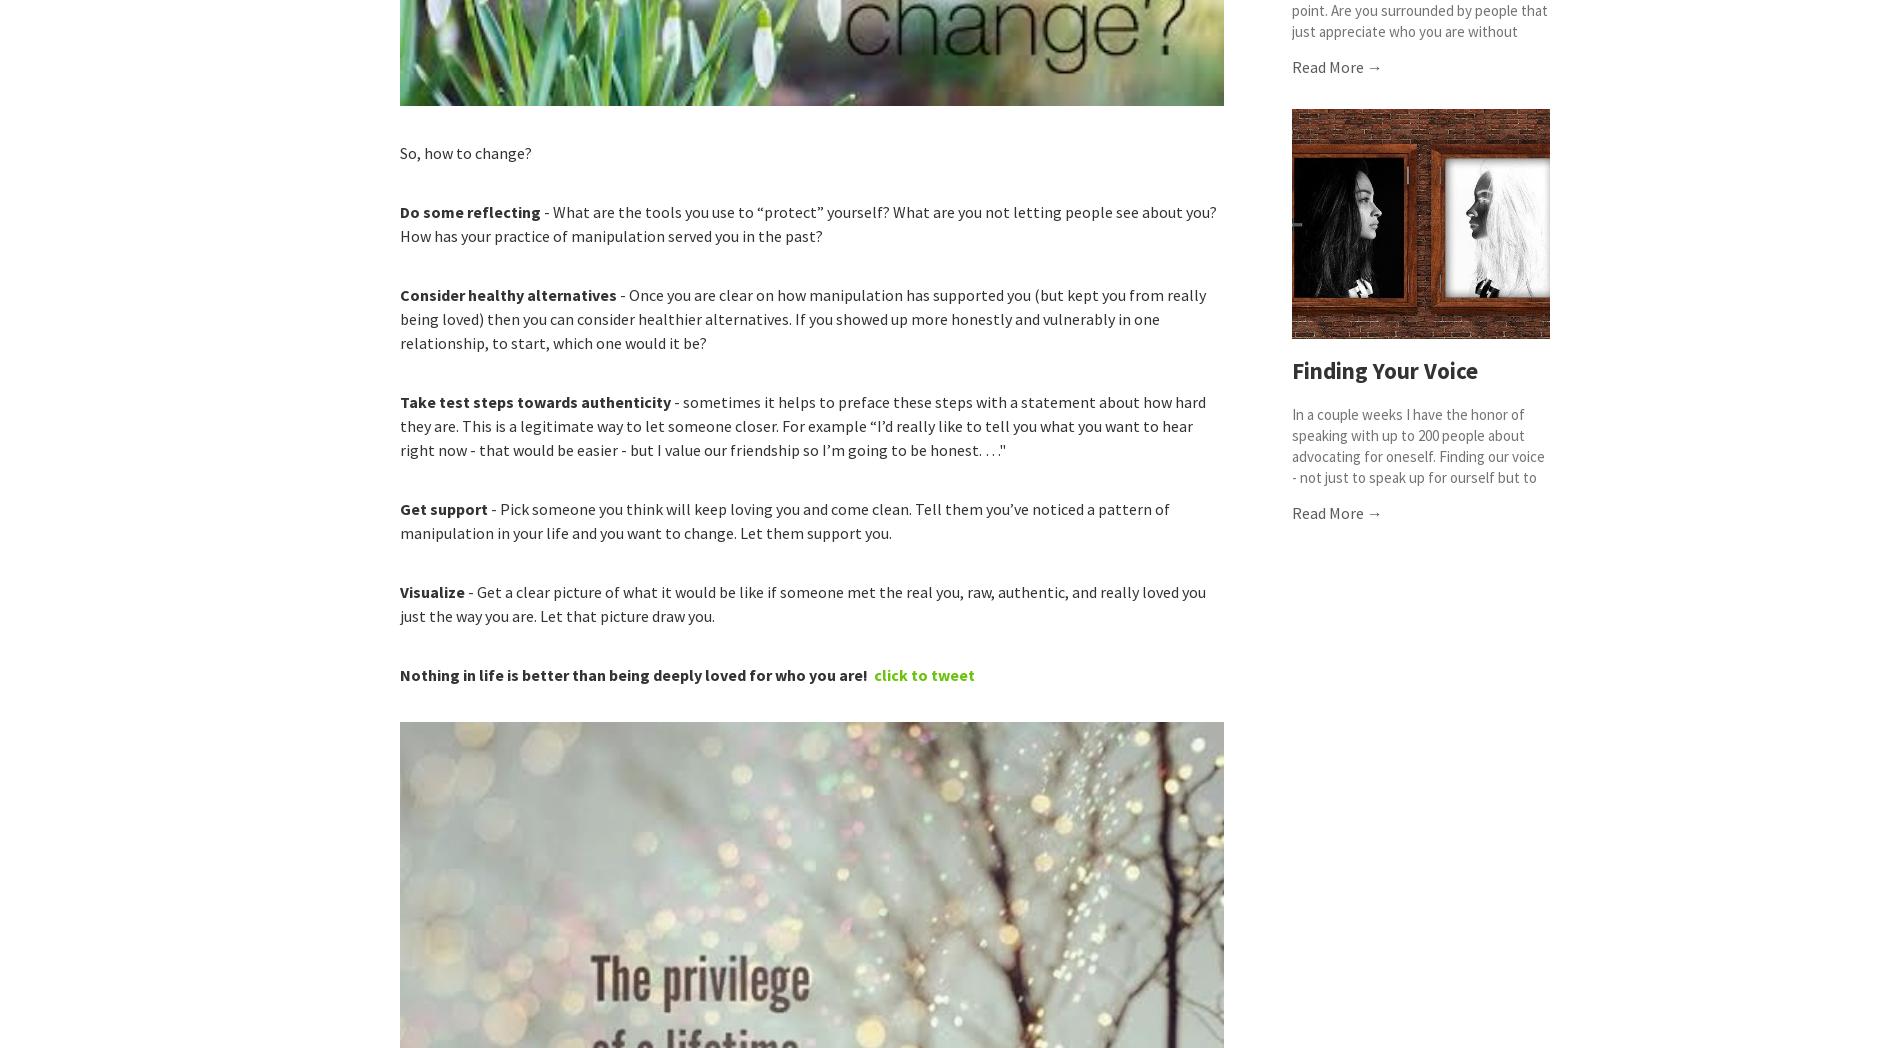  Describe the element at coordinates (535, 400) in the screenshot. I see `'Take test steps towards authenticity'` at that location.